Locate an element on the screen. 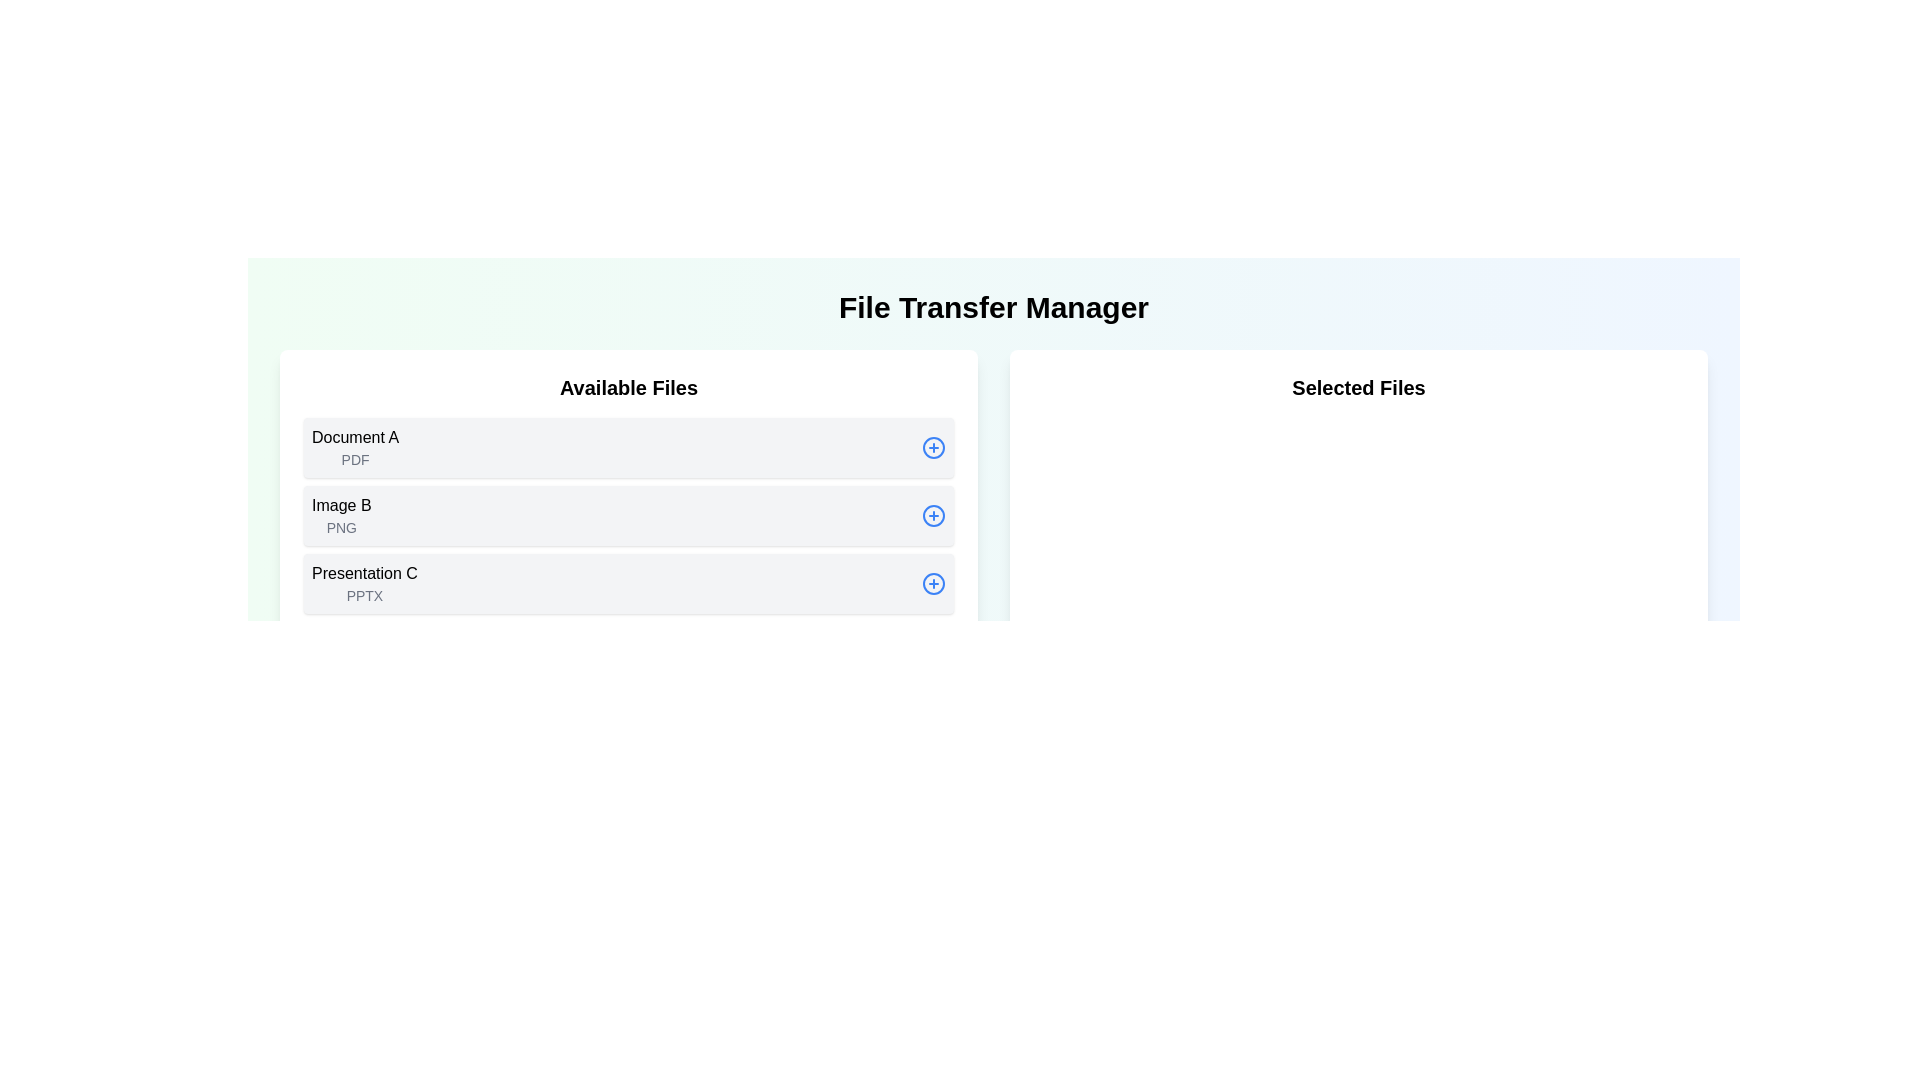 This screenshot has height=1080, width=1920. the text label displaying 'Image B' located in the second row of the 'Available Files' column, positioned above 'PNG' and below 'Document A' is located at coordinates (341, 504).